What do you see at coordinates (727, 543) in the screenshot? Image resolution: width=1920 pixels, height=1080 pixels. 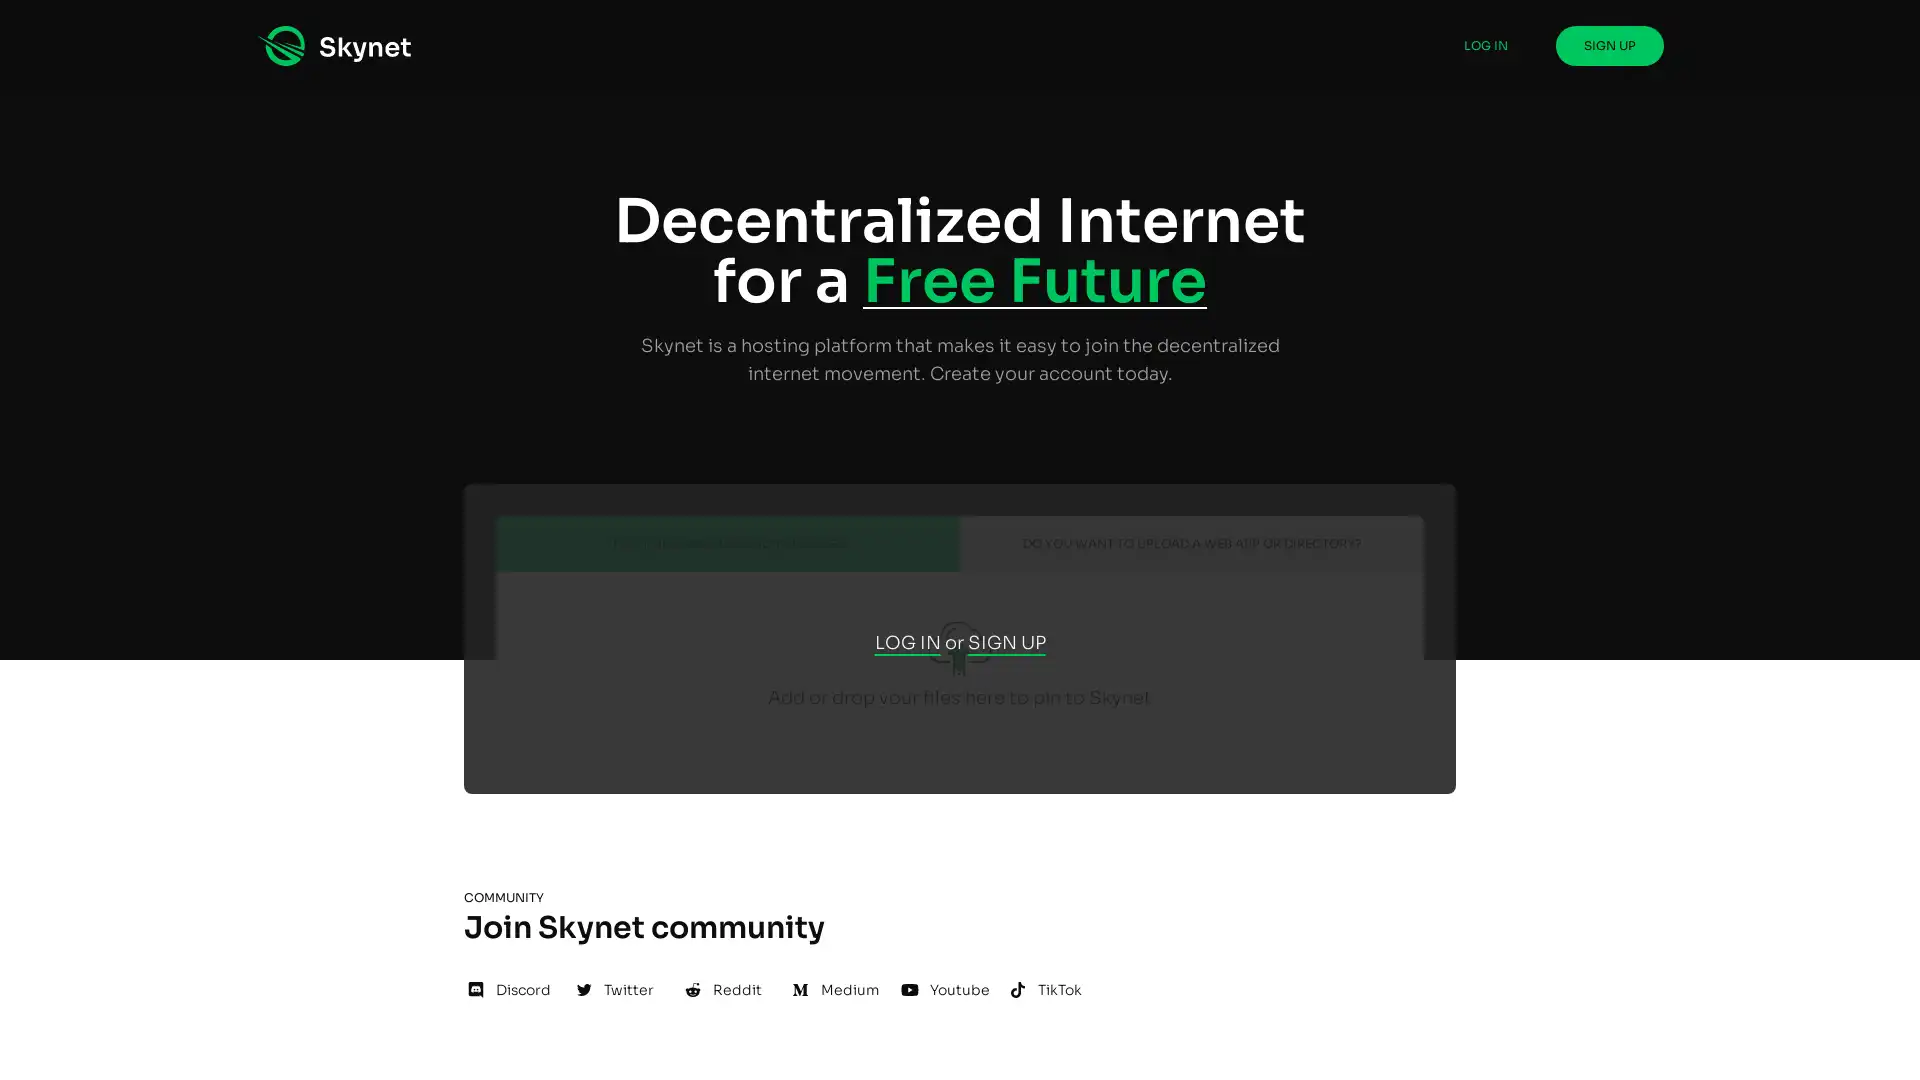 I see `TRY IT NOW AND UPLOAD YOUR FILES` at bounding box center [727, 543].